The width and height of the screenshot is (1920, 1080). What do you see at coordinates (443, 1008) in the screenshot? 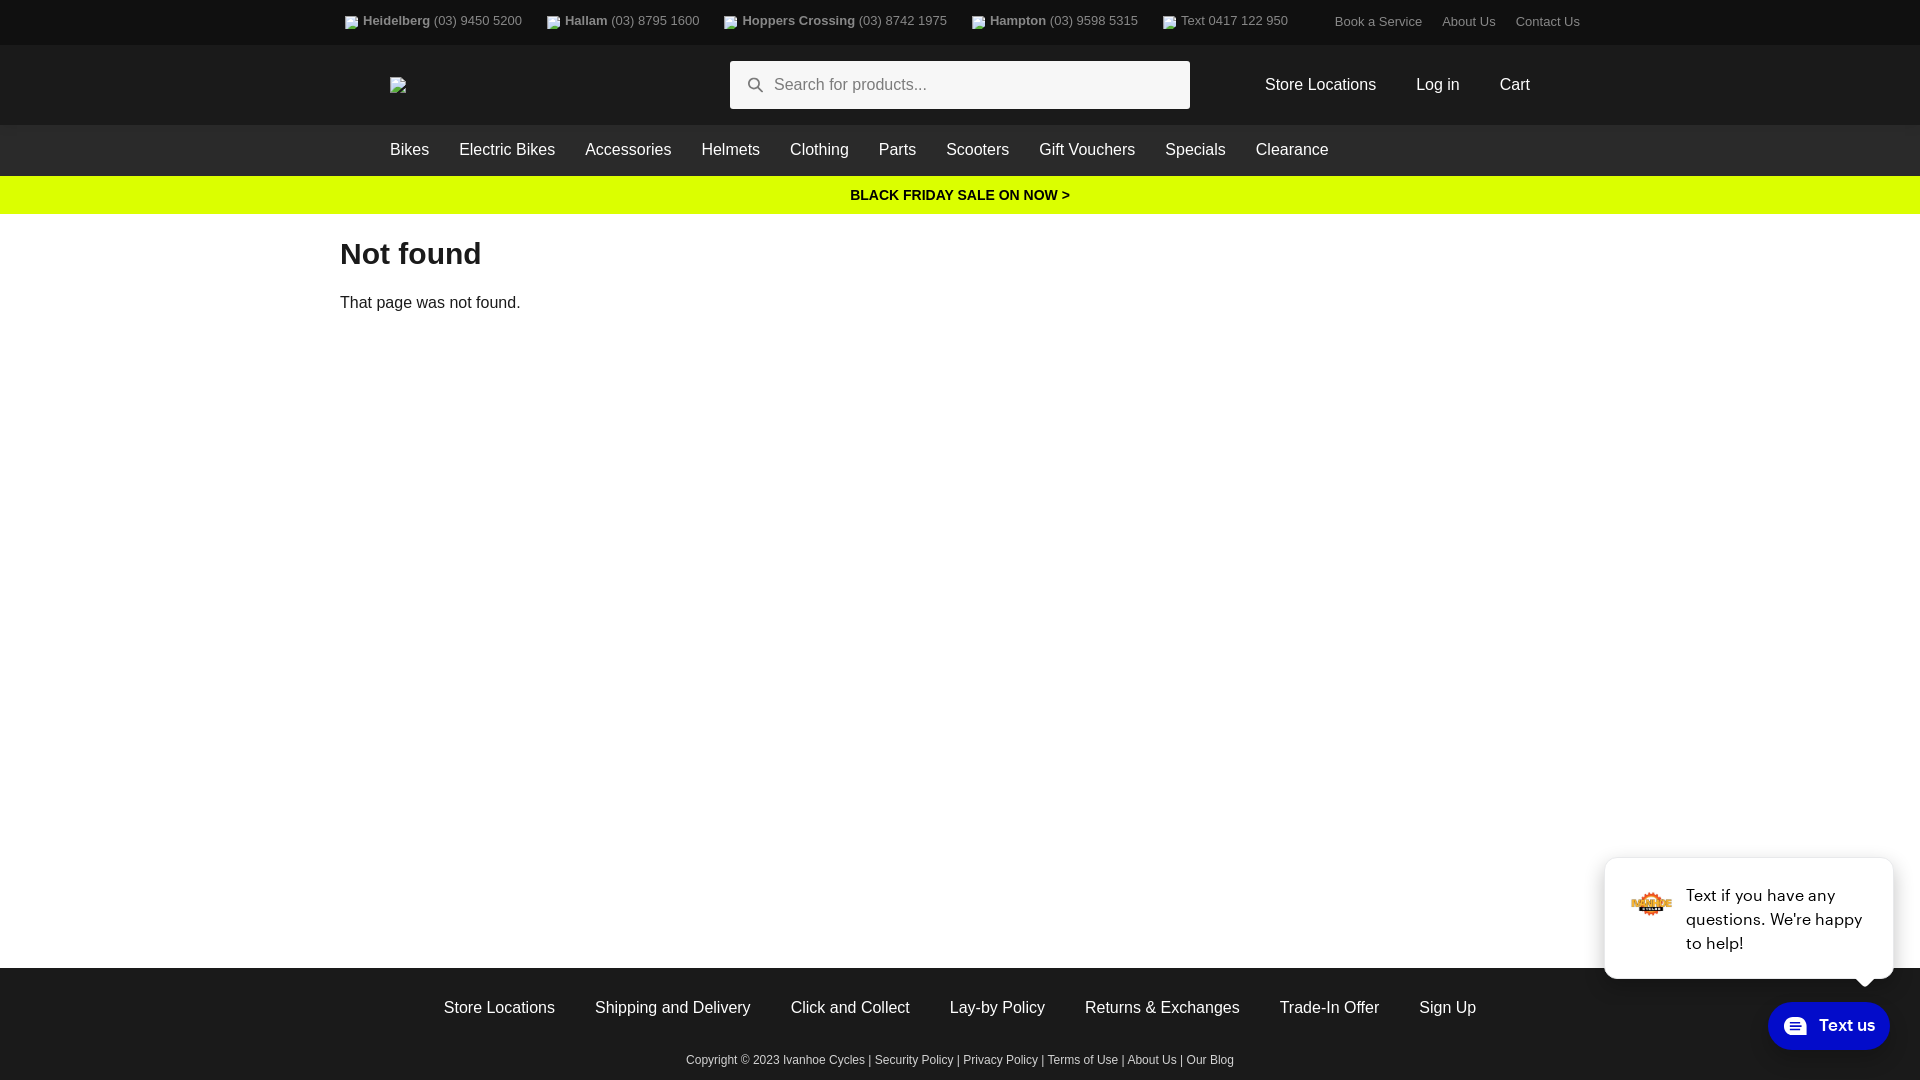
I see `'Store Locations'` at bounding box center [443, 1008].